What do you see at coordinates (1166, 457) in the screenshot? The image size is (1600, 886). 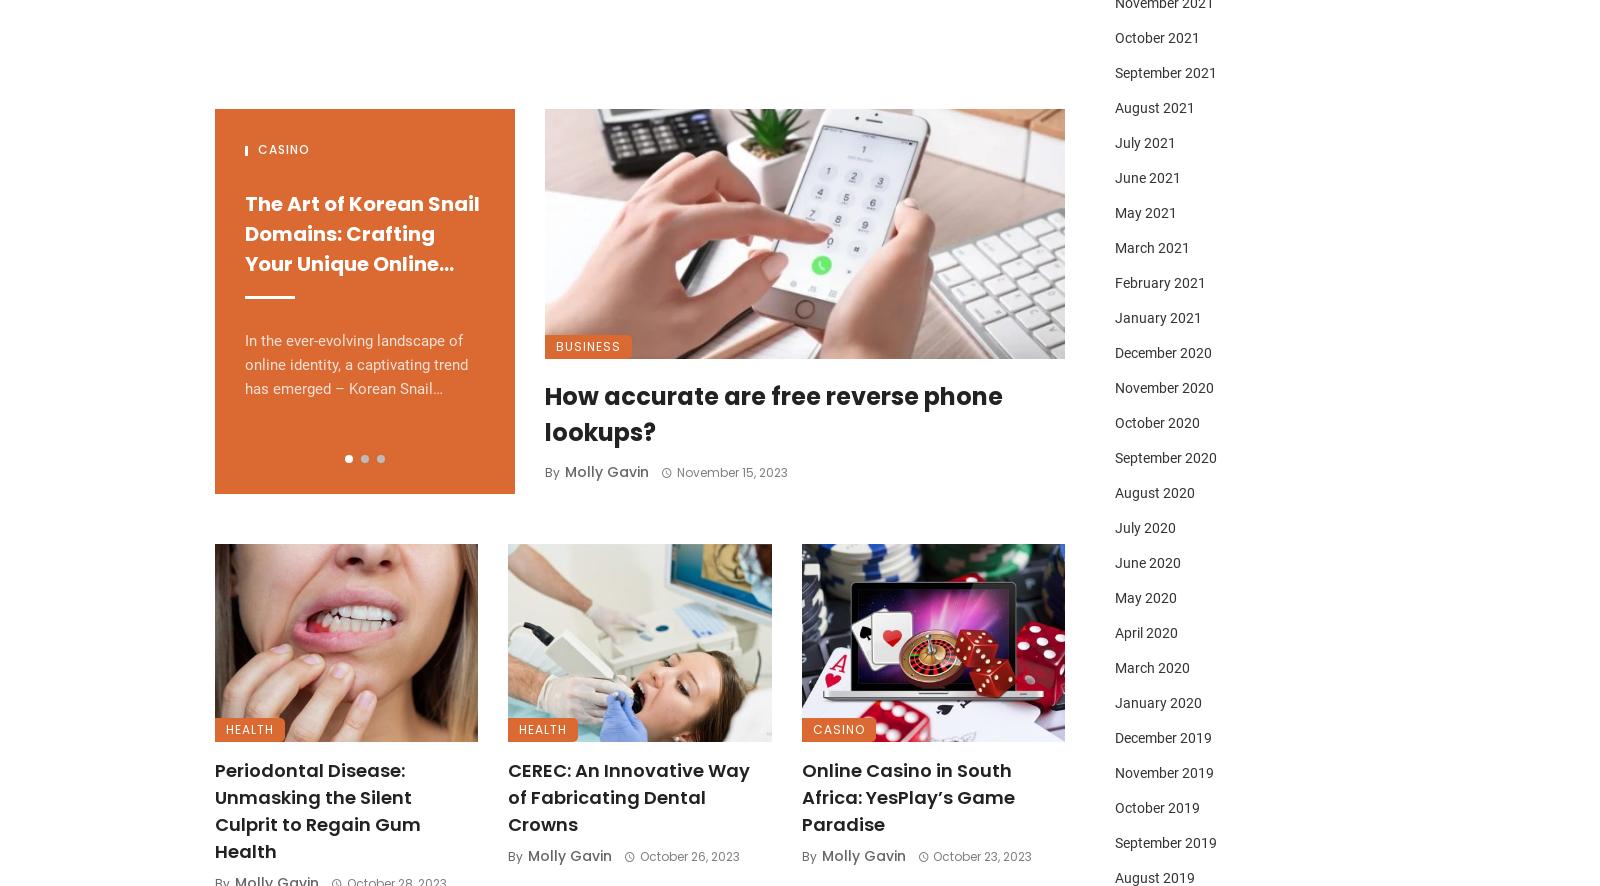 I see `'September 2020'` at bounding box center [1166, 457].